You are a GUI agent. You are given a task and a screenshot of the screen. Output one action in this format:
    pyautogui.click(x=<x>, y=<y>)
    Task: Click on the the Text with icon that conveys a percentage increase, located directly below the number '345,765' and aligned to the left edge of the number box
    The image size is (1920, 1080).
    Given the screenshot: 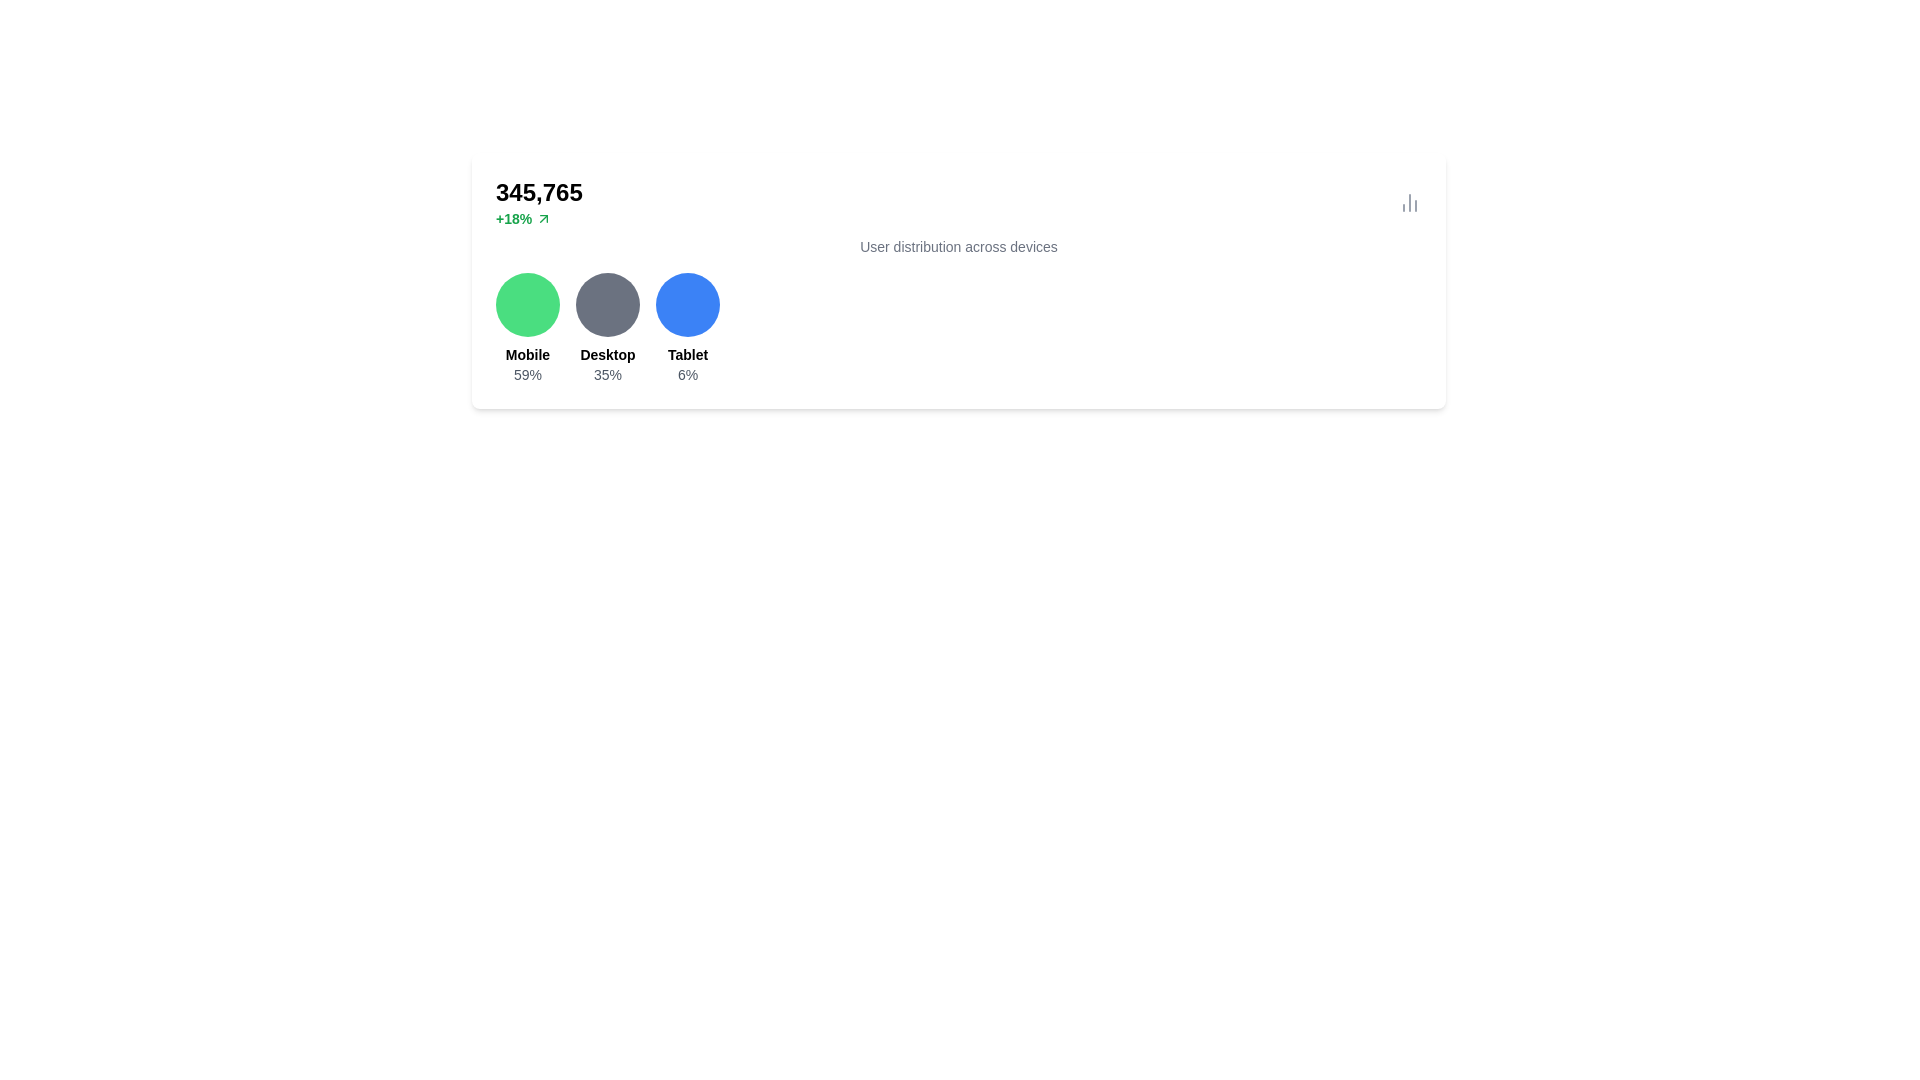 What is the action you would take?
    pyautogui.click(x=539, y=219)
    